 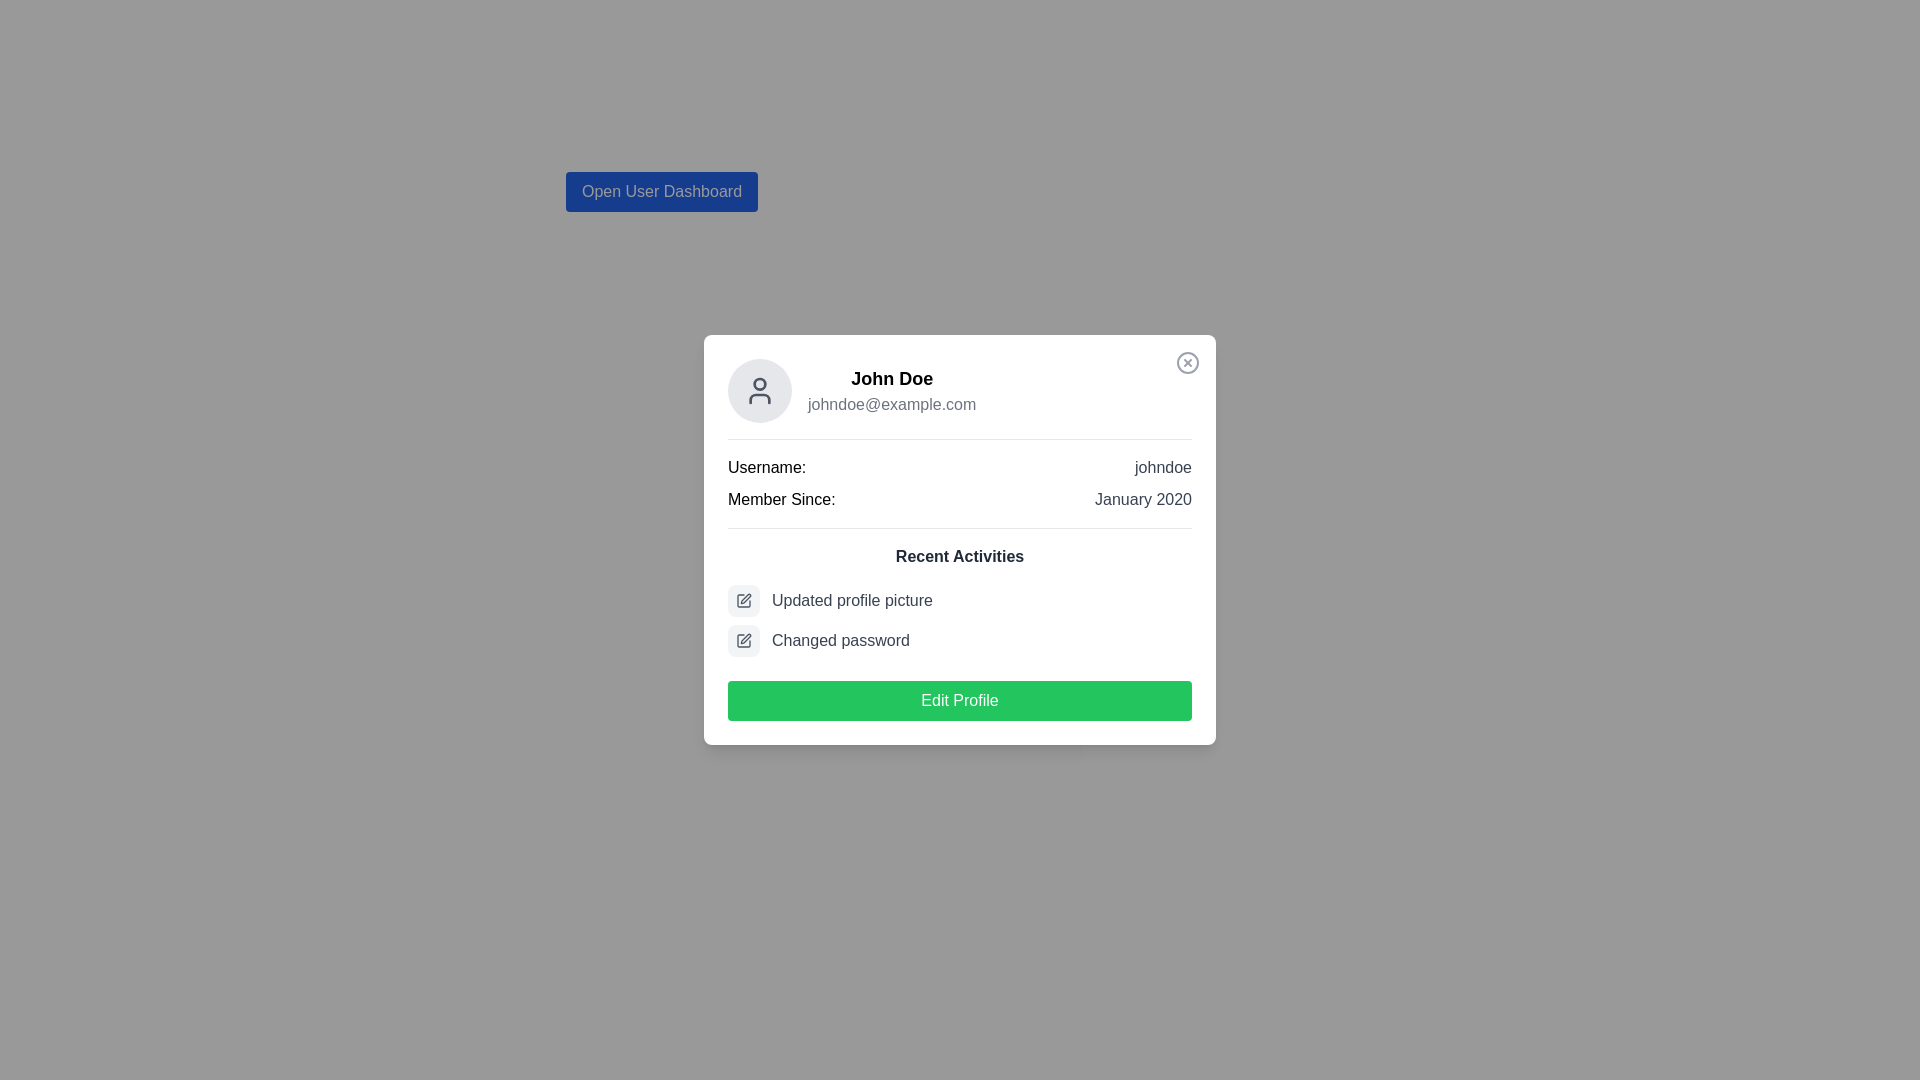 I want to click on the icon representing the 'Updated profile picture' entry in the recent activities section of the user information card, so click(x=743, y=600).